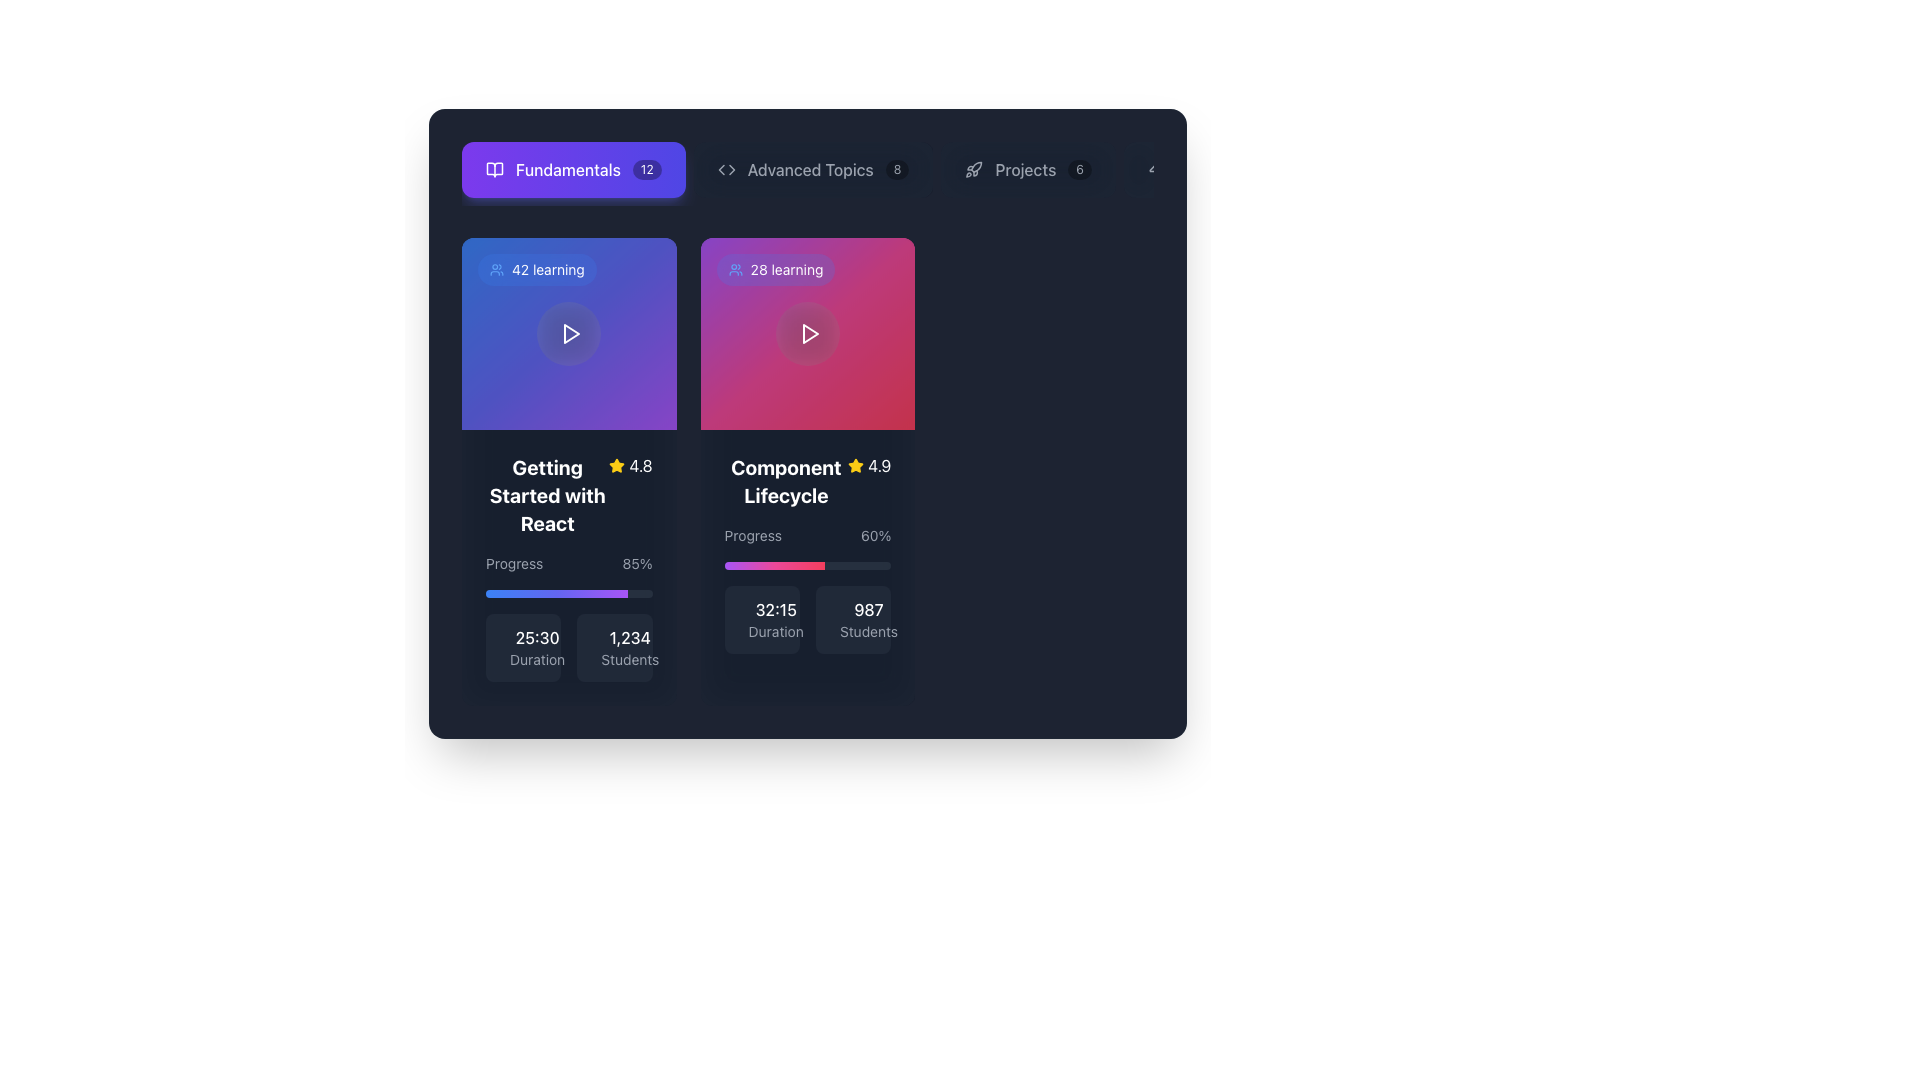 Image resolution: width=1920 pixels, height=1080 pixels. Describe the element at coordinates (807, 566) in the screenshot. I see `the current progress visually on the horizontal progress bar that is located within the 'Component Lifecycle' card, directly below the text 'Progress 60%', which indicates a progress value of approximately 60%` at that location.